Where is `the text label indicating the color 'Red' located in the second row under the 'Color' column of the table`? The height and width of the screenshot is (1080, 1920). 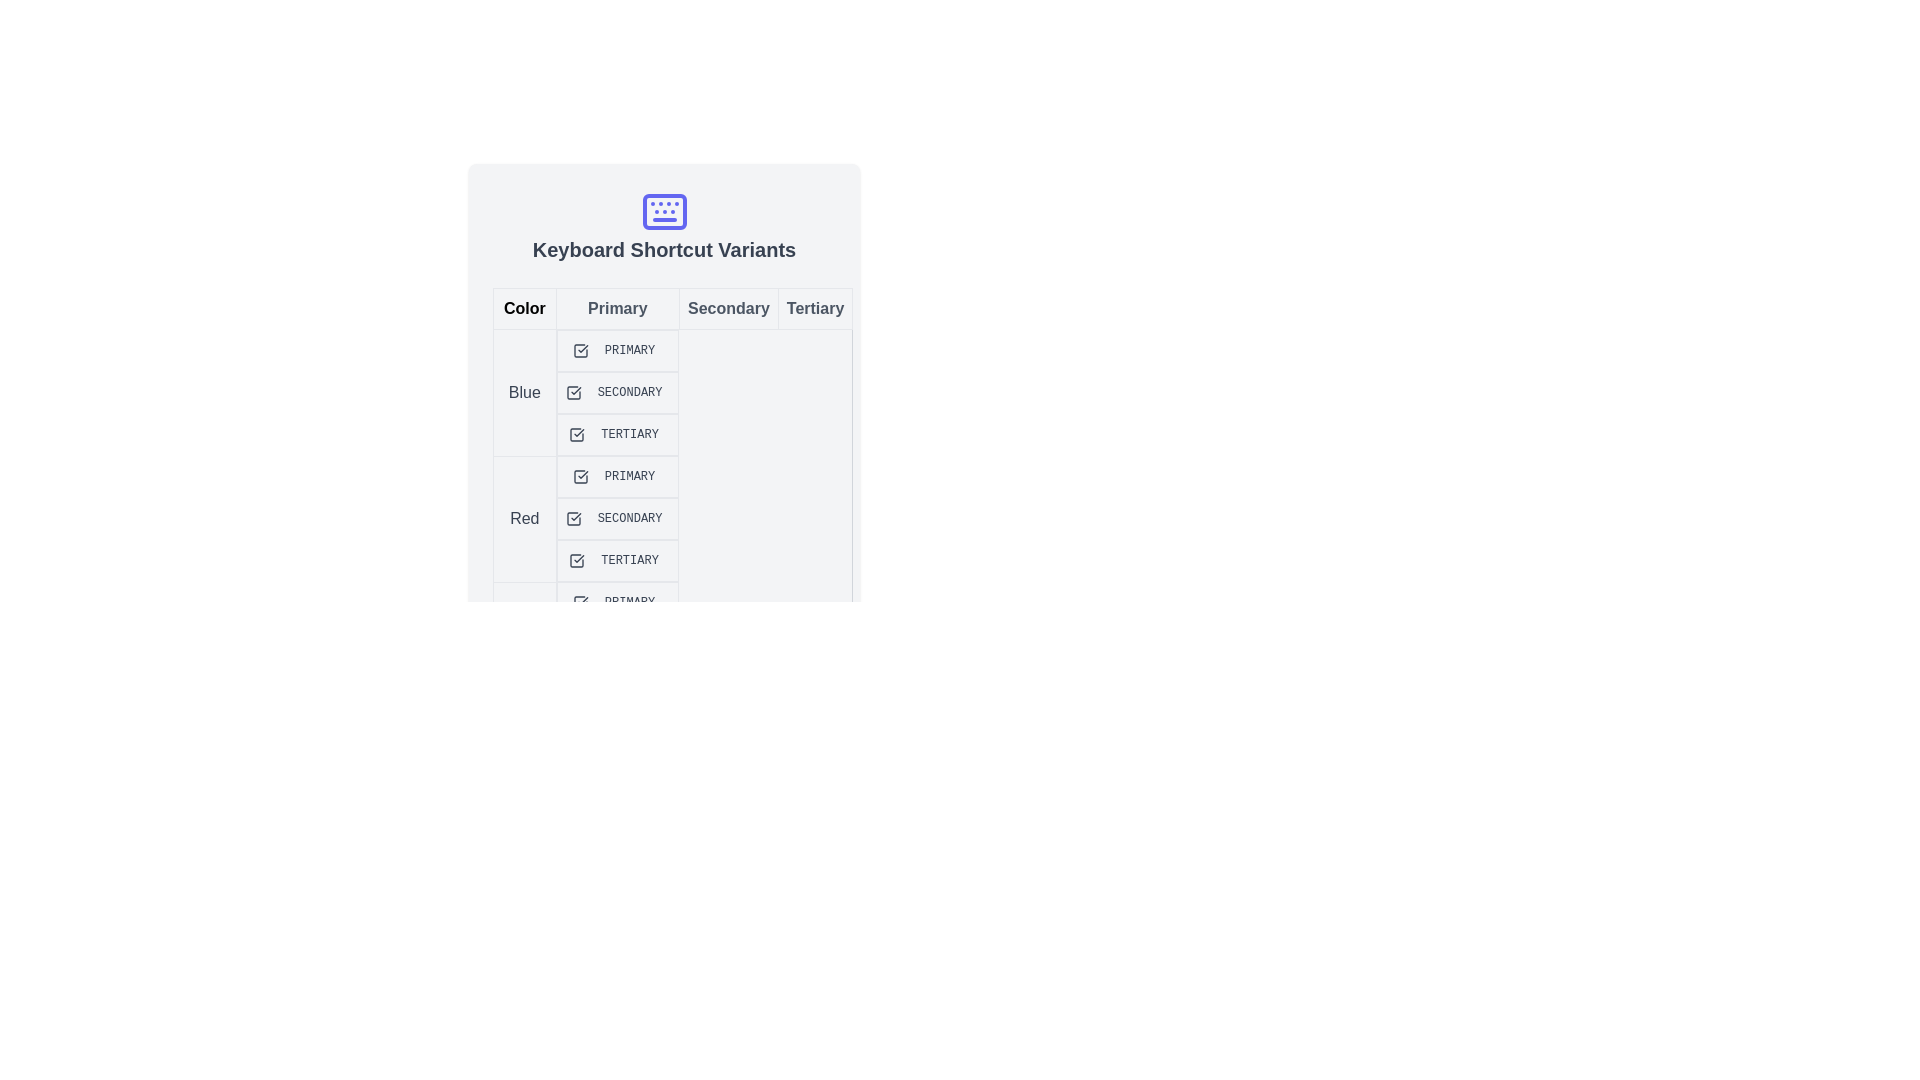
the text label indicating the color 'Red' located in the second row under the 'Color' column of the table is located at coordinates (524, 518).